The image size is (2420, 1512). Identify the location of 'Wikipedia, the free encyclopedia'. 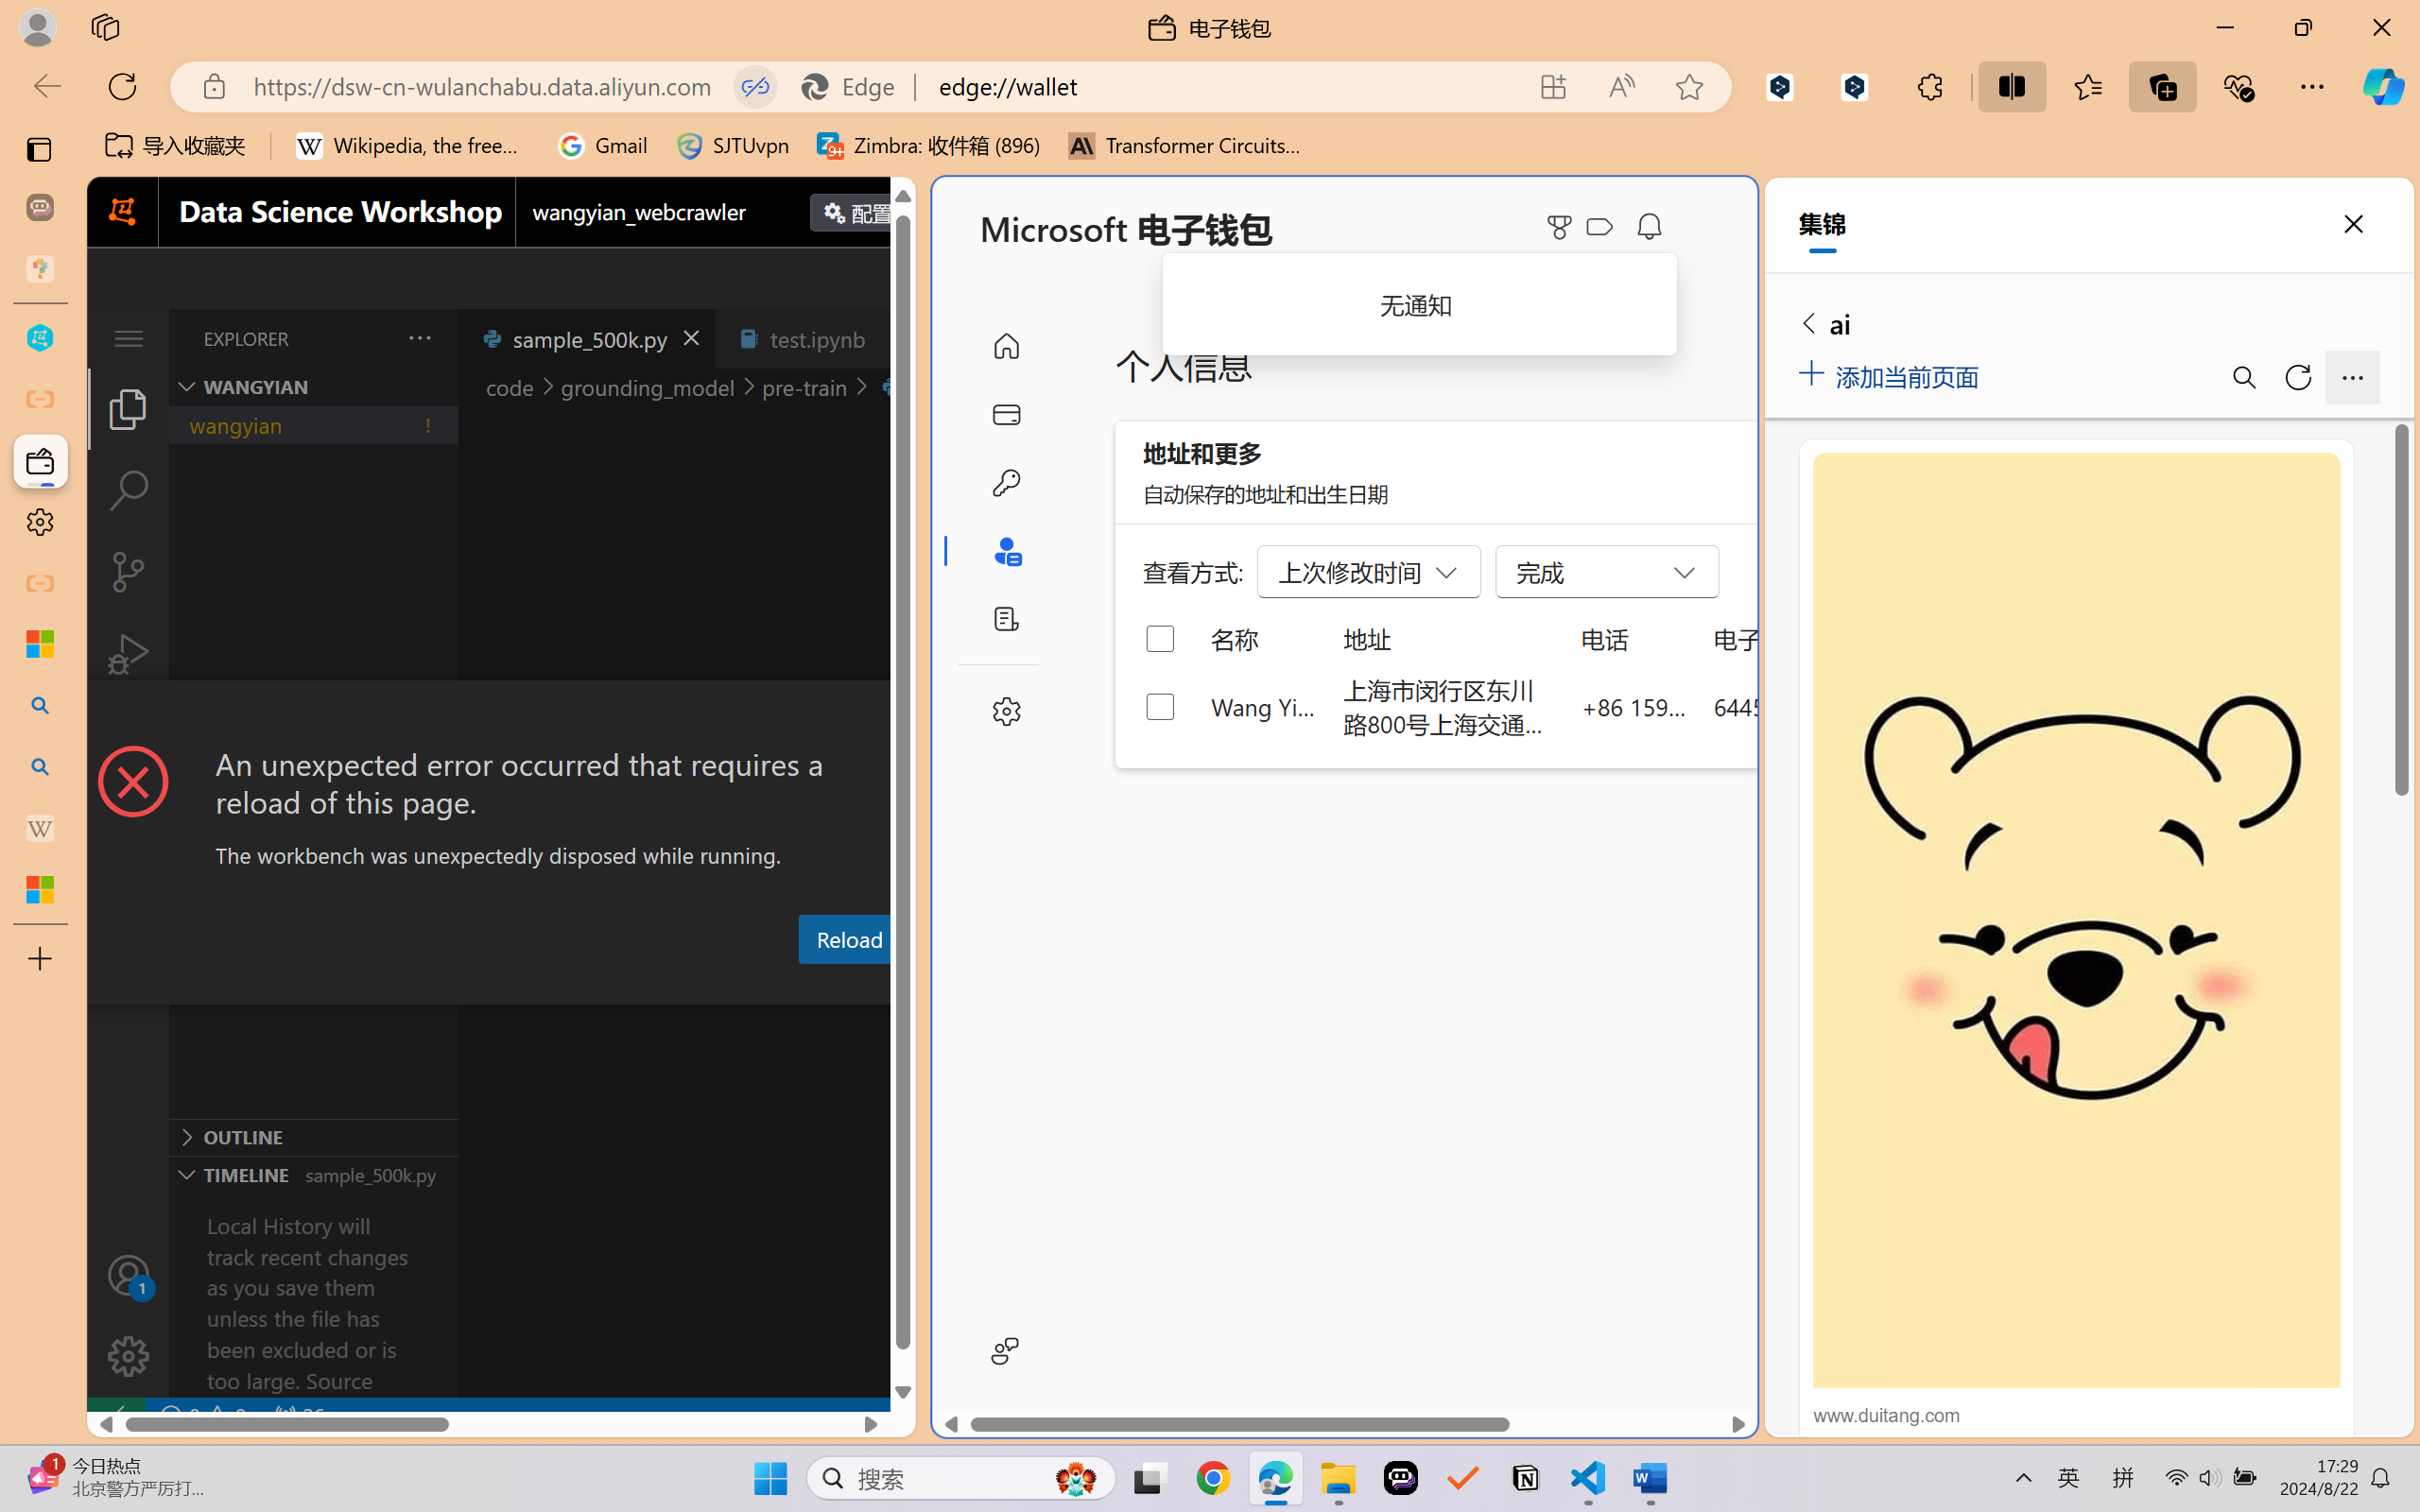
(411, 145).